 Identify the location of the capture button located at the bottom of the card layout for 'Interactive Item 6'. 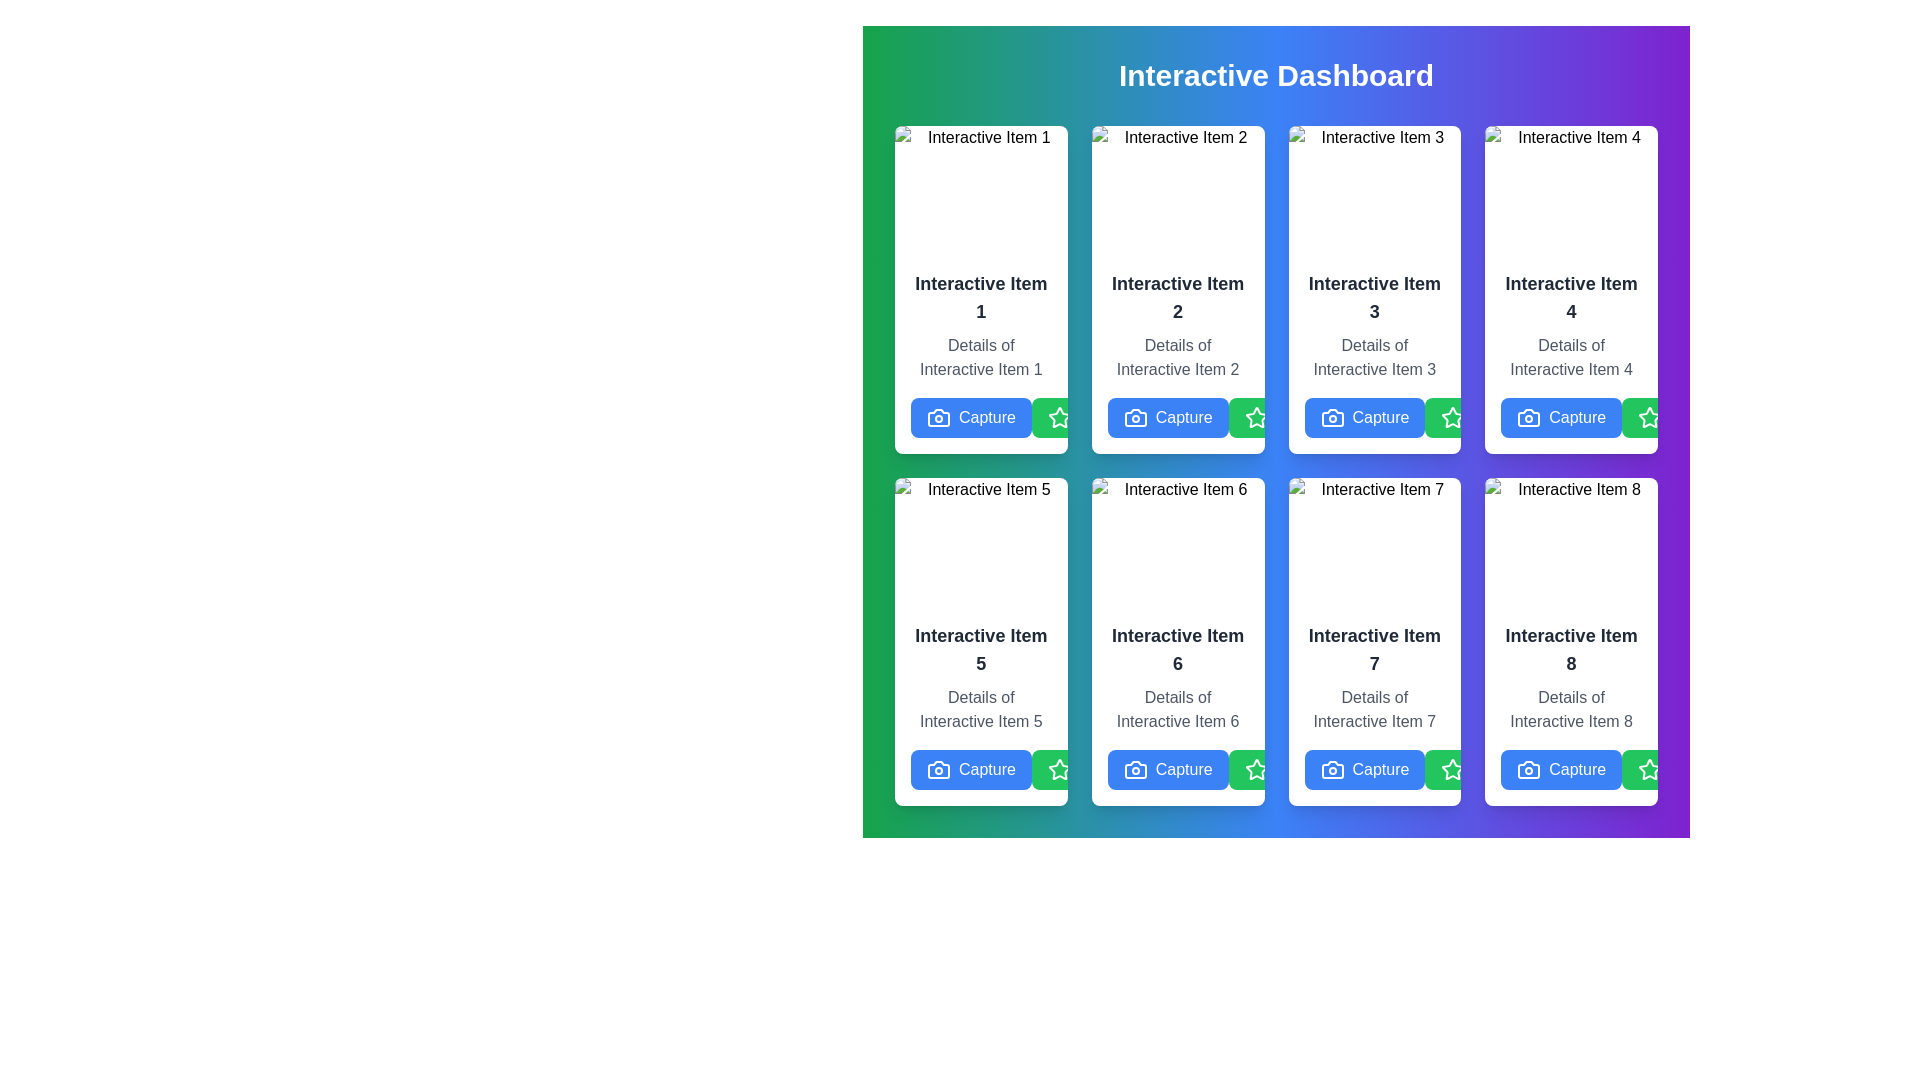
(1178, 769).